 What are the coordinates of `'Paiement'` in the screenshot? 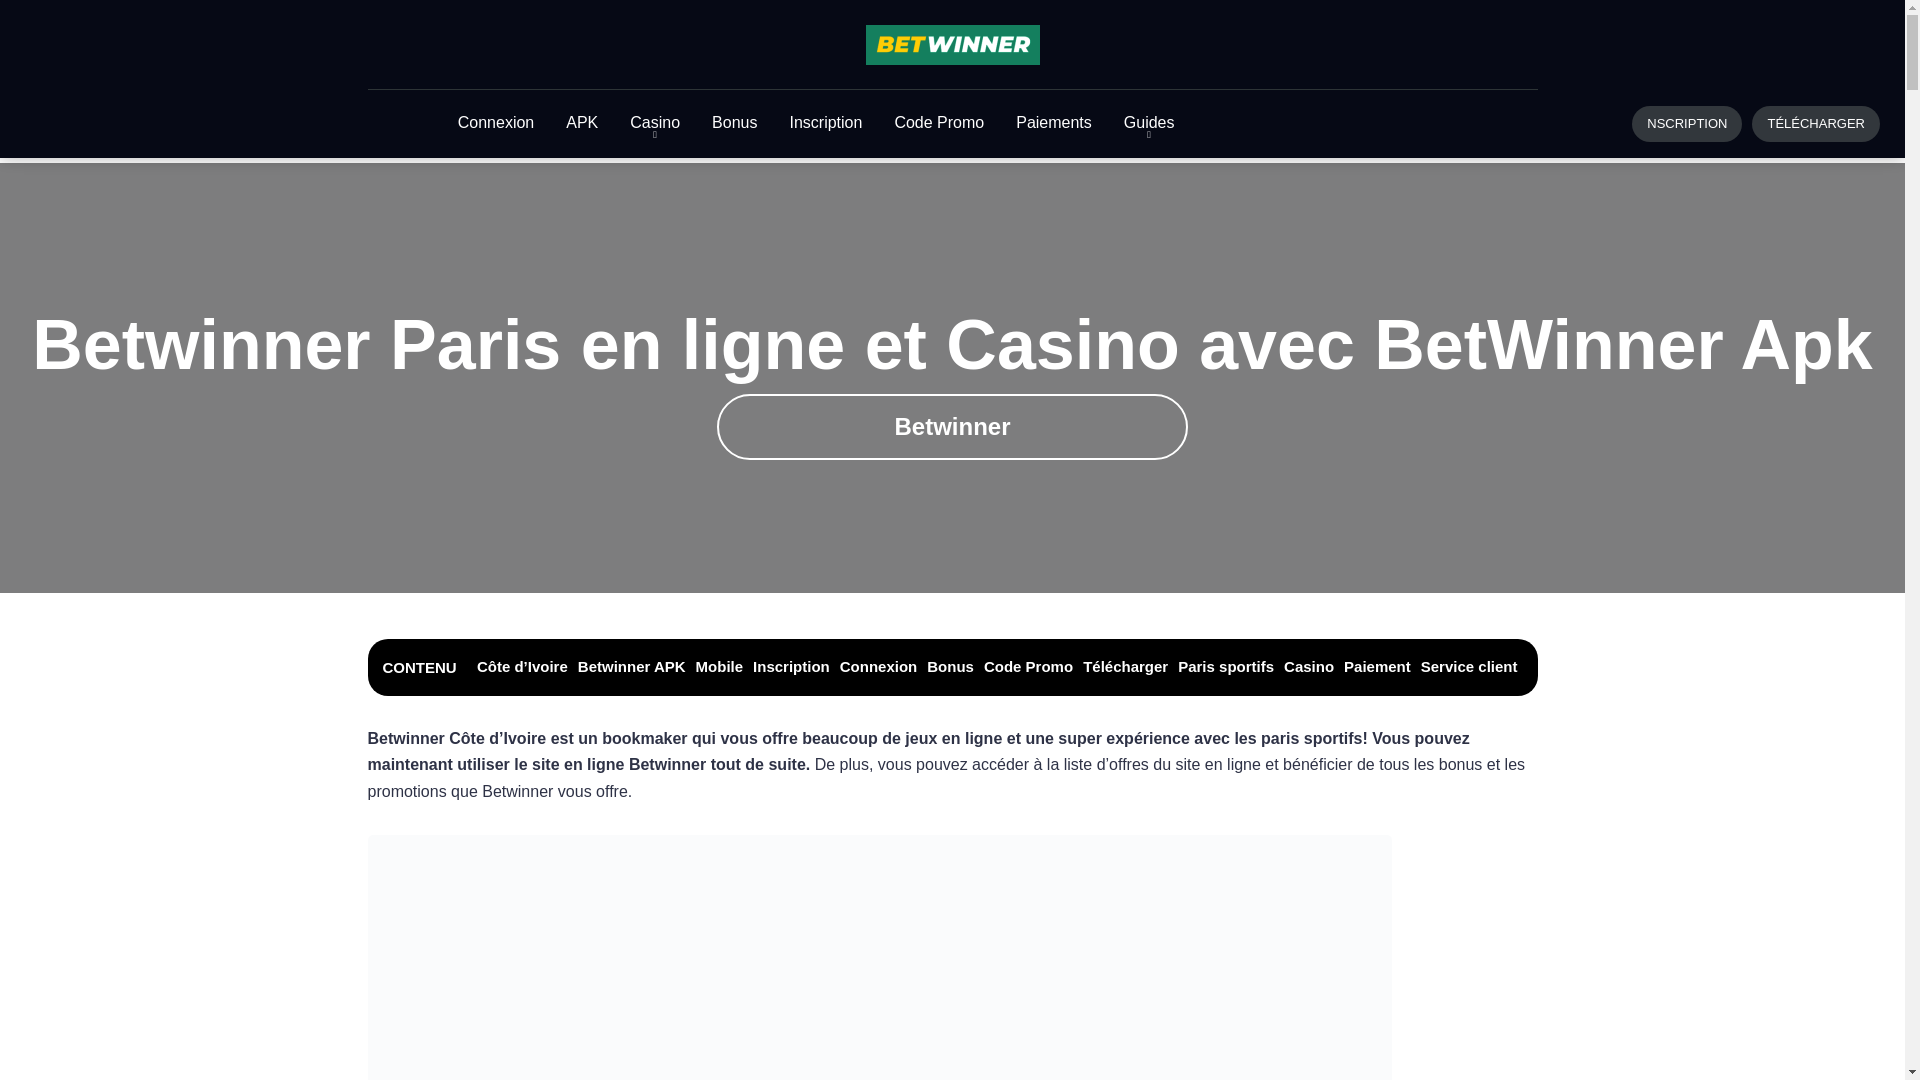 It's located at (1376, 666).